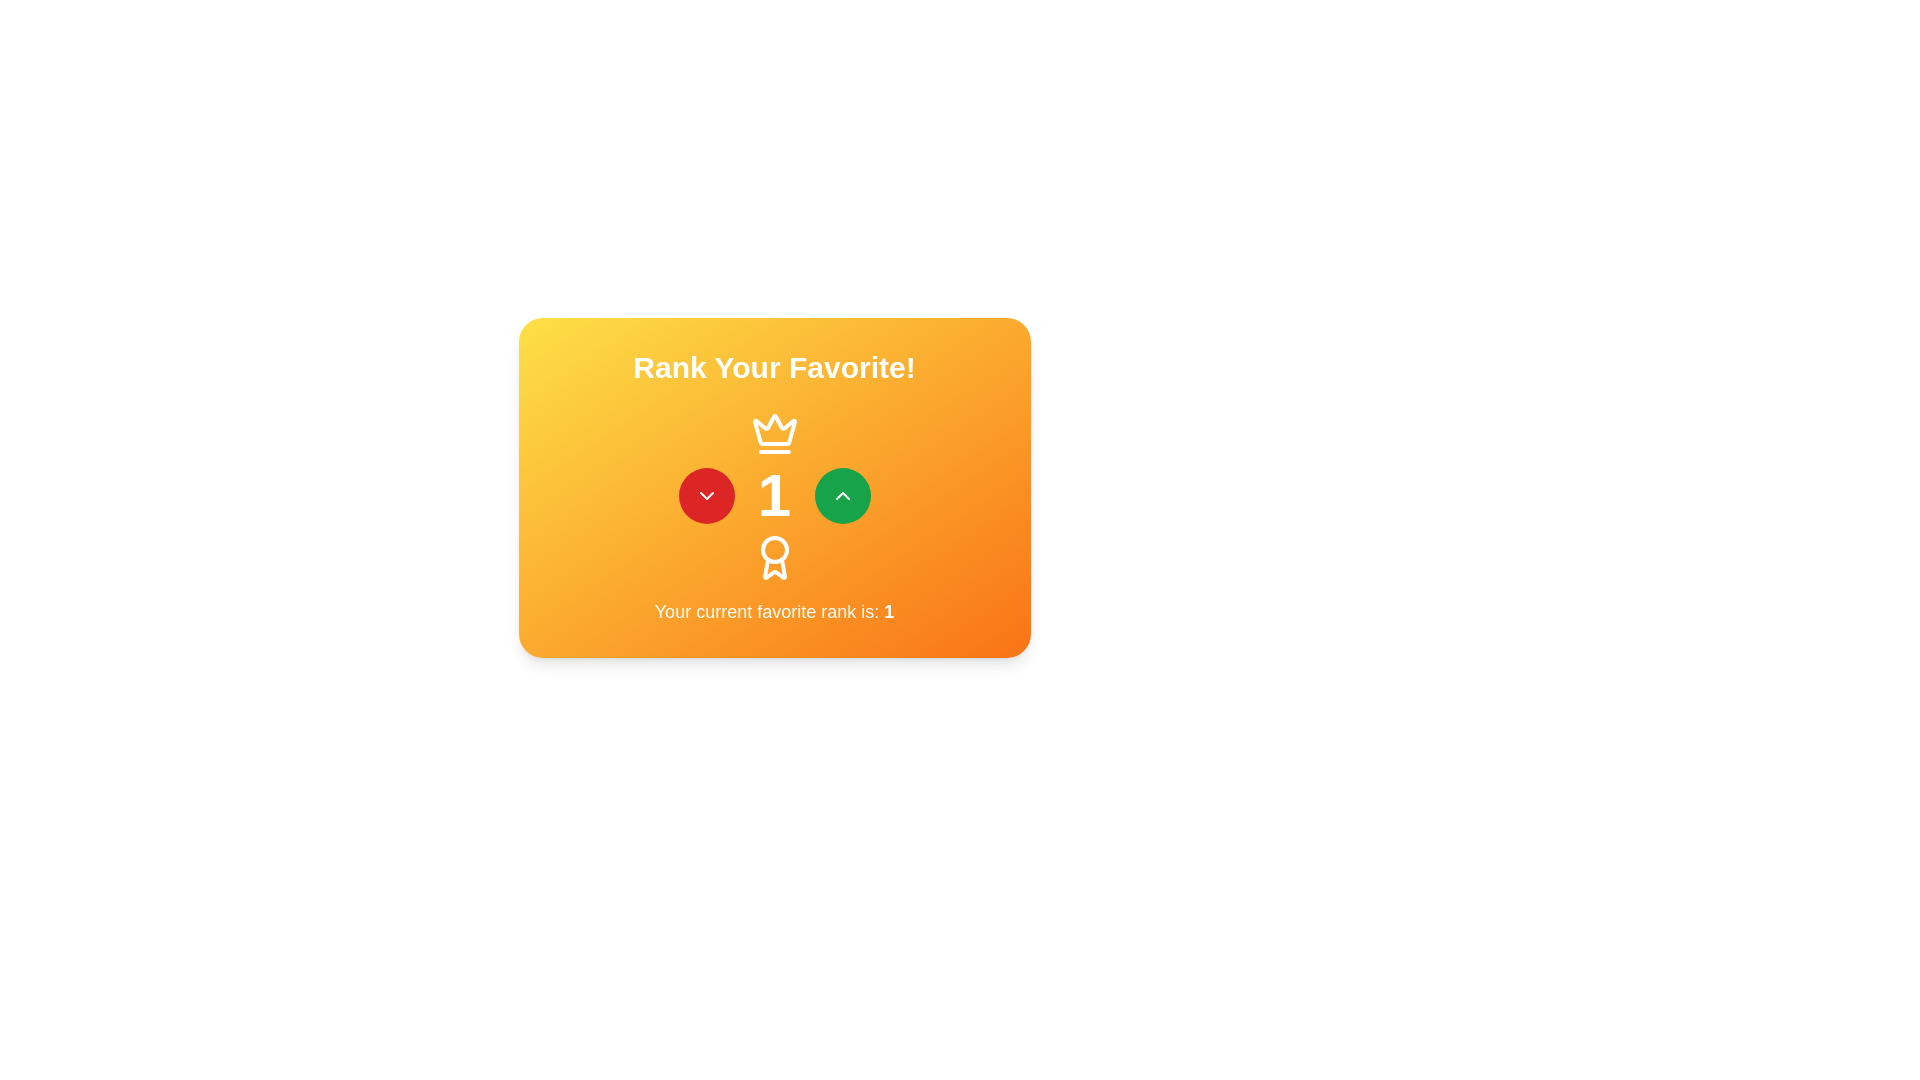  I want to click on the decorative and informational composite element that visually represents the current ranking, located below the heading 'Rank Your Favorite!' and flanked by two circular buttons, so click(773, 495).